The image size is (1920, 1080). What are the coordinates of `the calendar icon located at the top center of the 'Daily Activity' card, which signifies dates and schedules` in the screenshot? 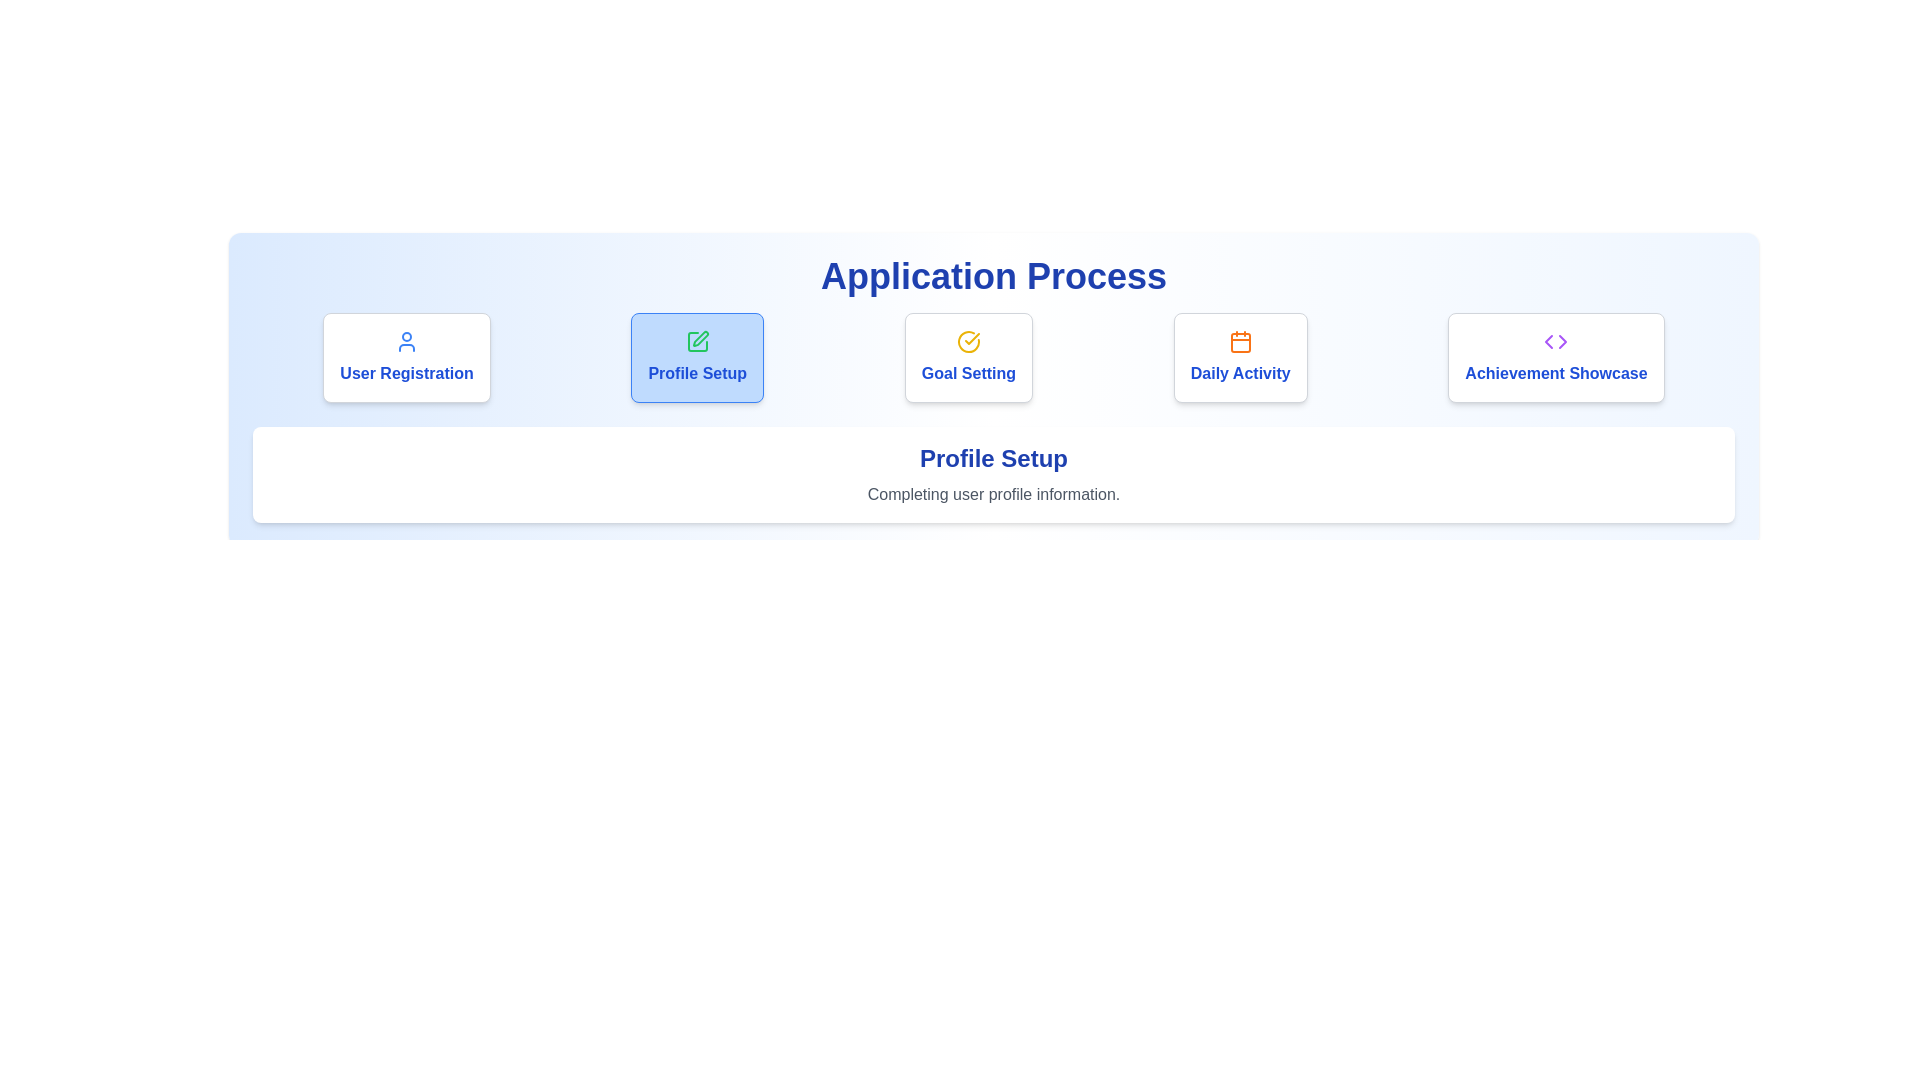 It's located at (1239, 341).